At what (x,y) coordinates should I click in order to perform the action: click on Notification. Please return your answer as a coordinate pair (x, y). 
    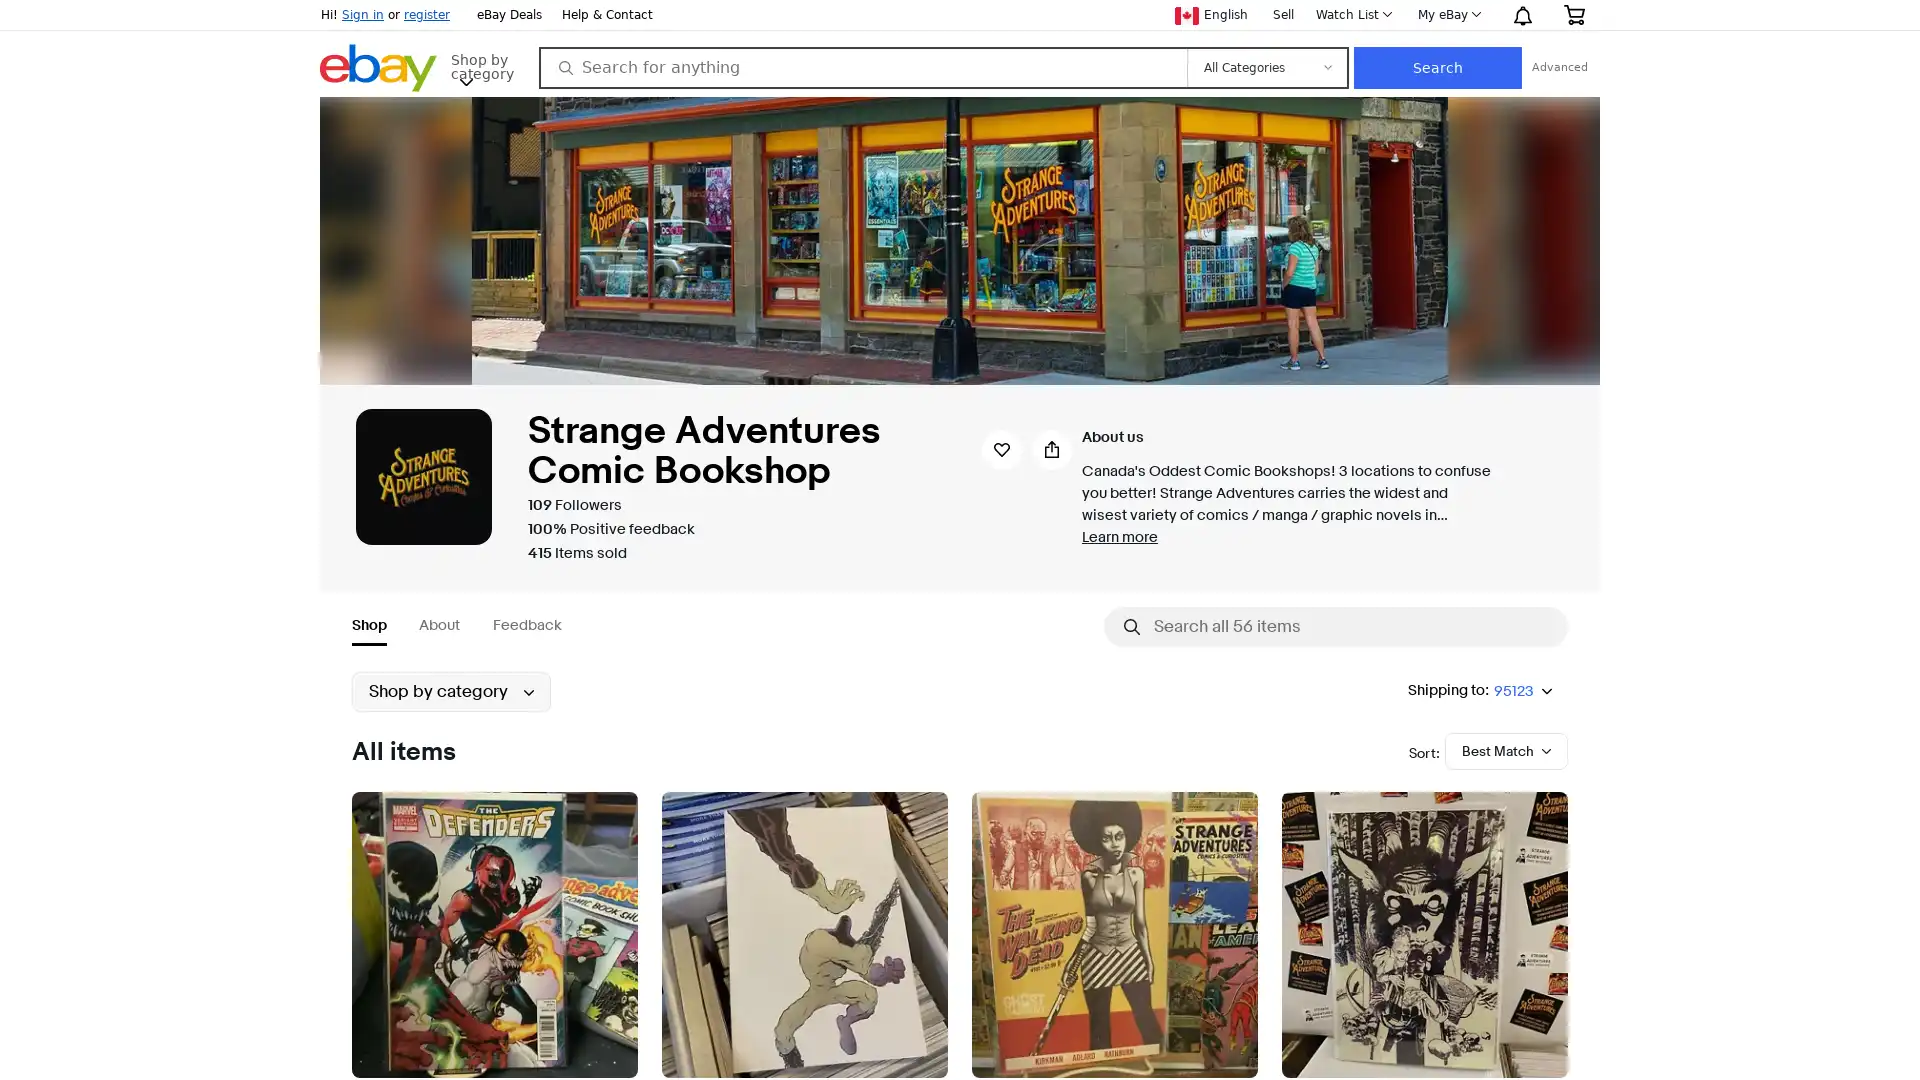
    Looking at the image, I should click on (1520, 15).